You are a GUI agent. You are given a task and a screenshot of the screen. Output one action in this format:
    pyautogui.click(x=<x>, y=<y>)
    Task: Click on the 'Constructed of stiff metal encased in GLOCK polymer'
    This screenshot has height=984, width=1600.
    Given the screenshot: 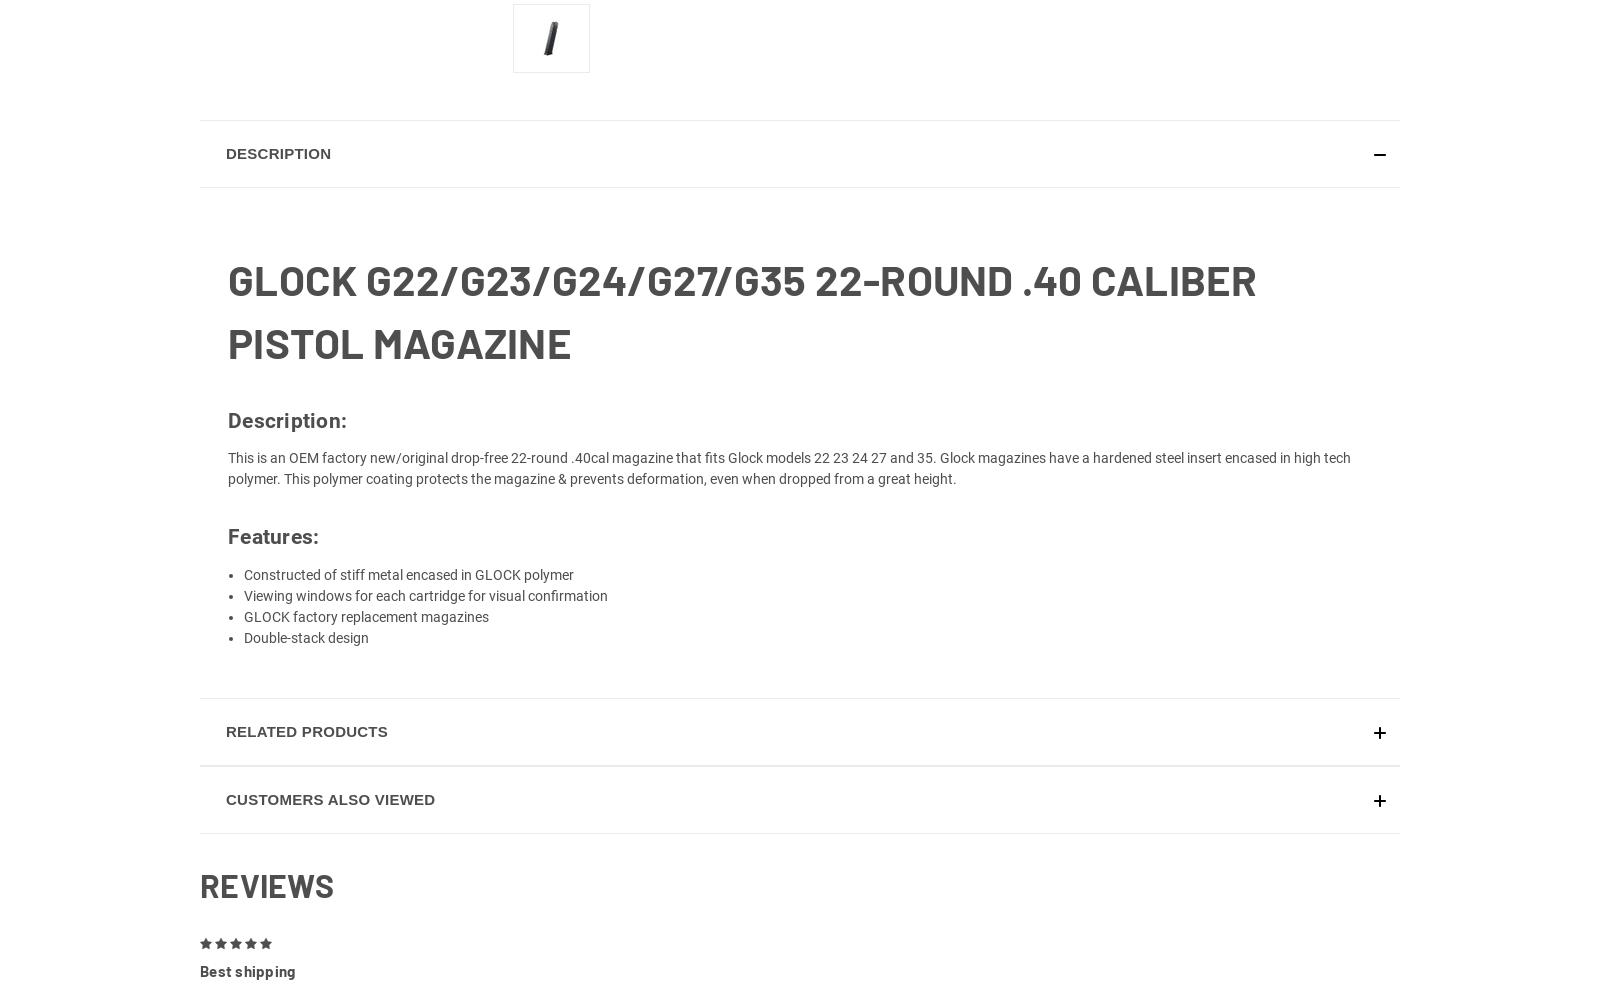 What is the action you would take?
    pyautogui.click(x=407, y=596)
    